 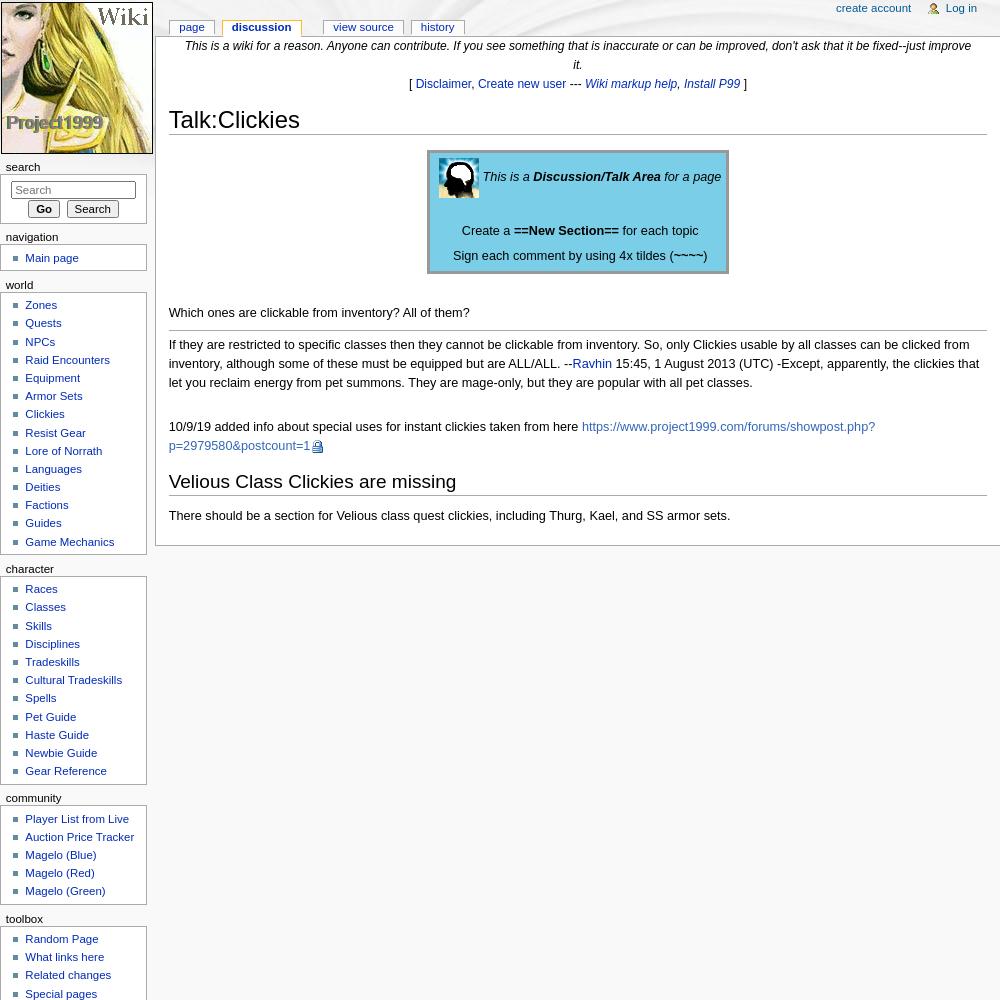 What do you see at coordinates (67, 974) in the screenshot?
I see `'Related changes'` at bounding box center [67, 974].